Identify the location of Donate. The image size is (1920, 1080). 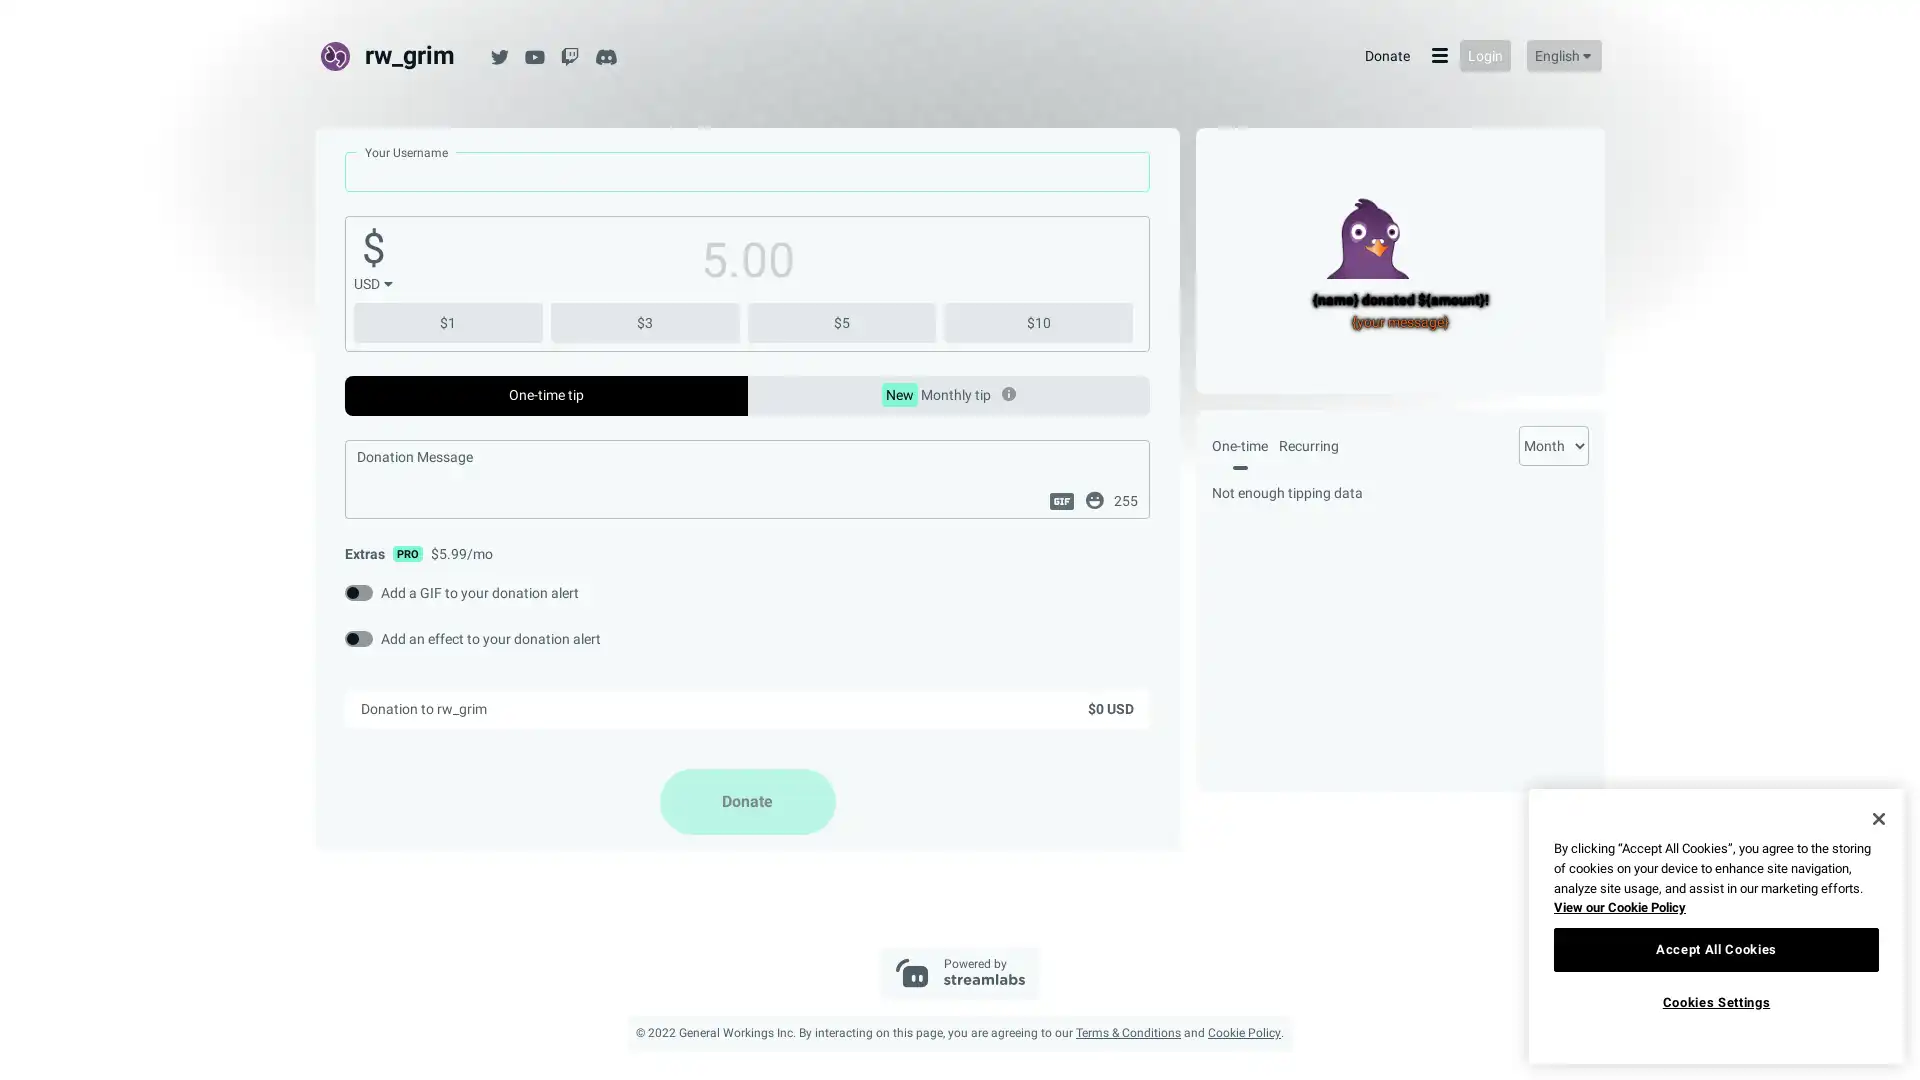
(746, 800).